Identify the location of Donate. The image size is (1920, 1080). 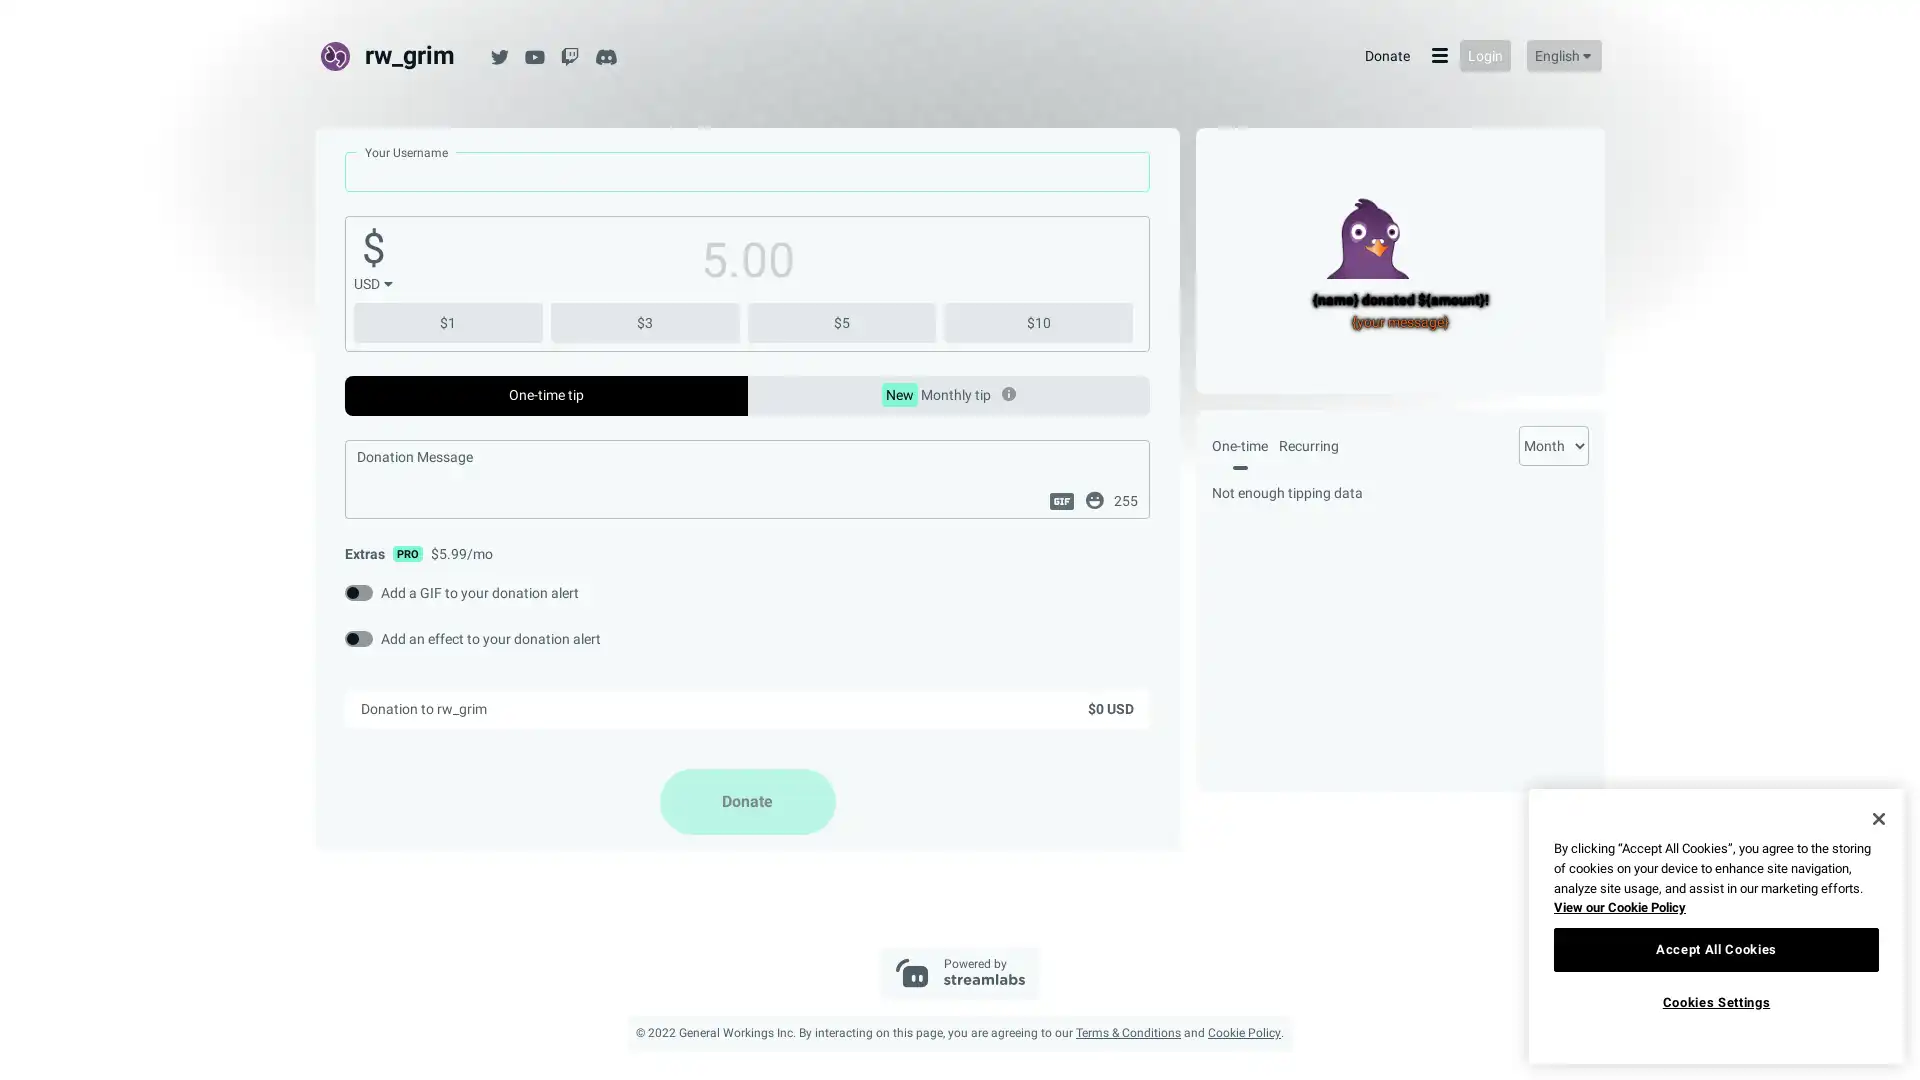
(746, 800).